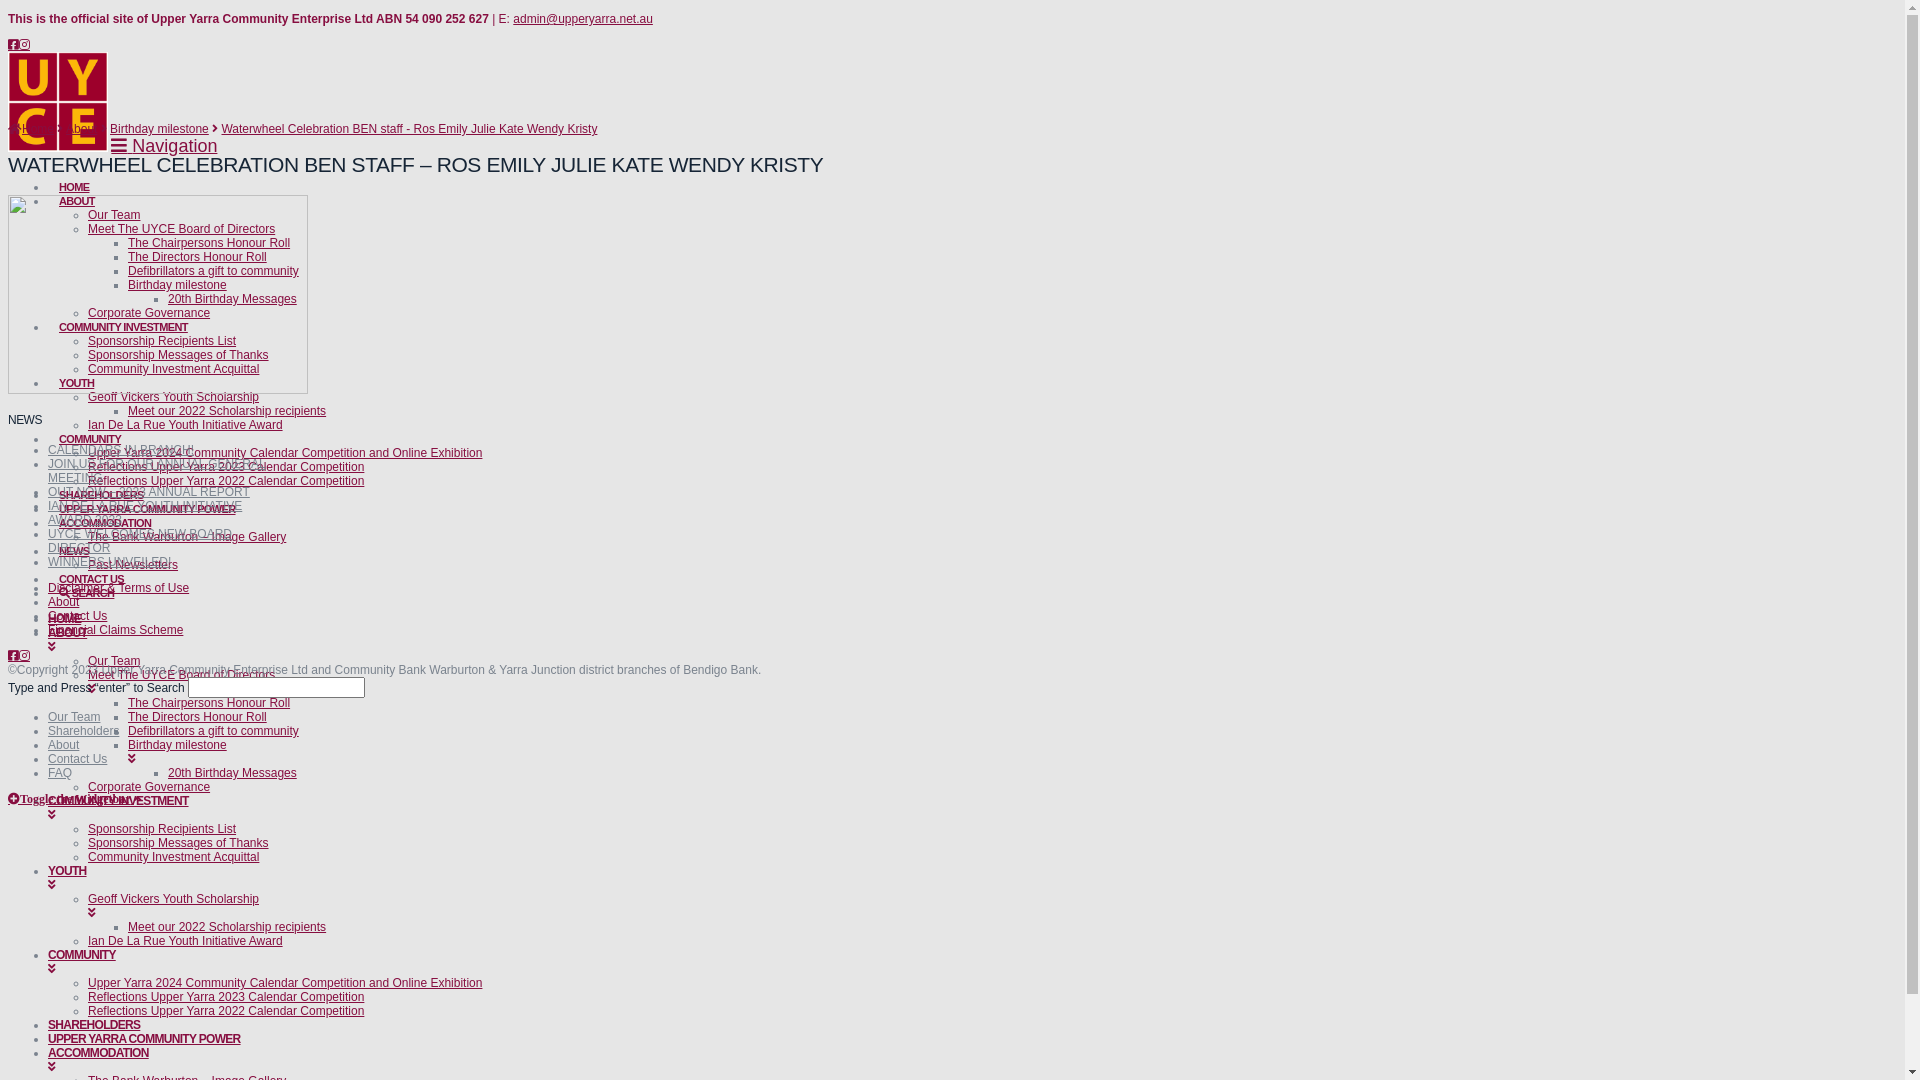 The width and height of the screenshot is (1920, 1080). I want to click on 'Defibrillators a gift to community', so click(213, 270).